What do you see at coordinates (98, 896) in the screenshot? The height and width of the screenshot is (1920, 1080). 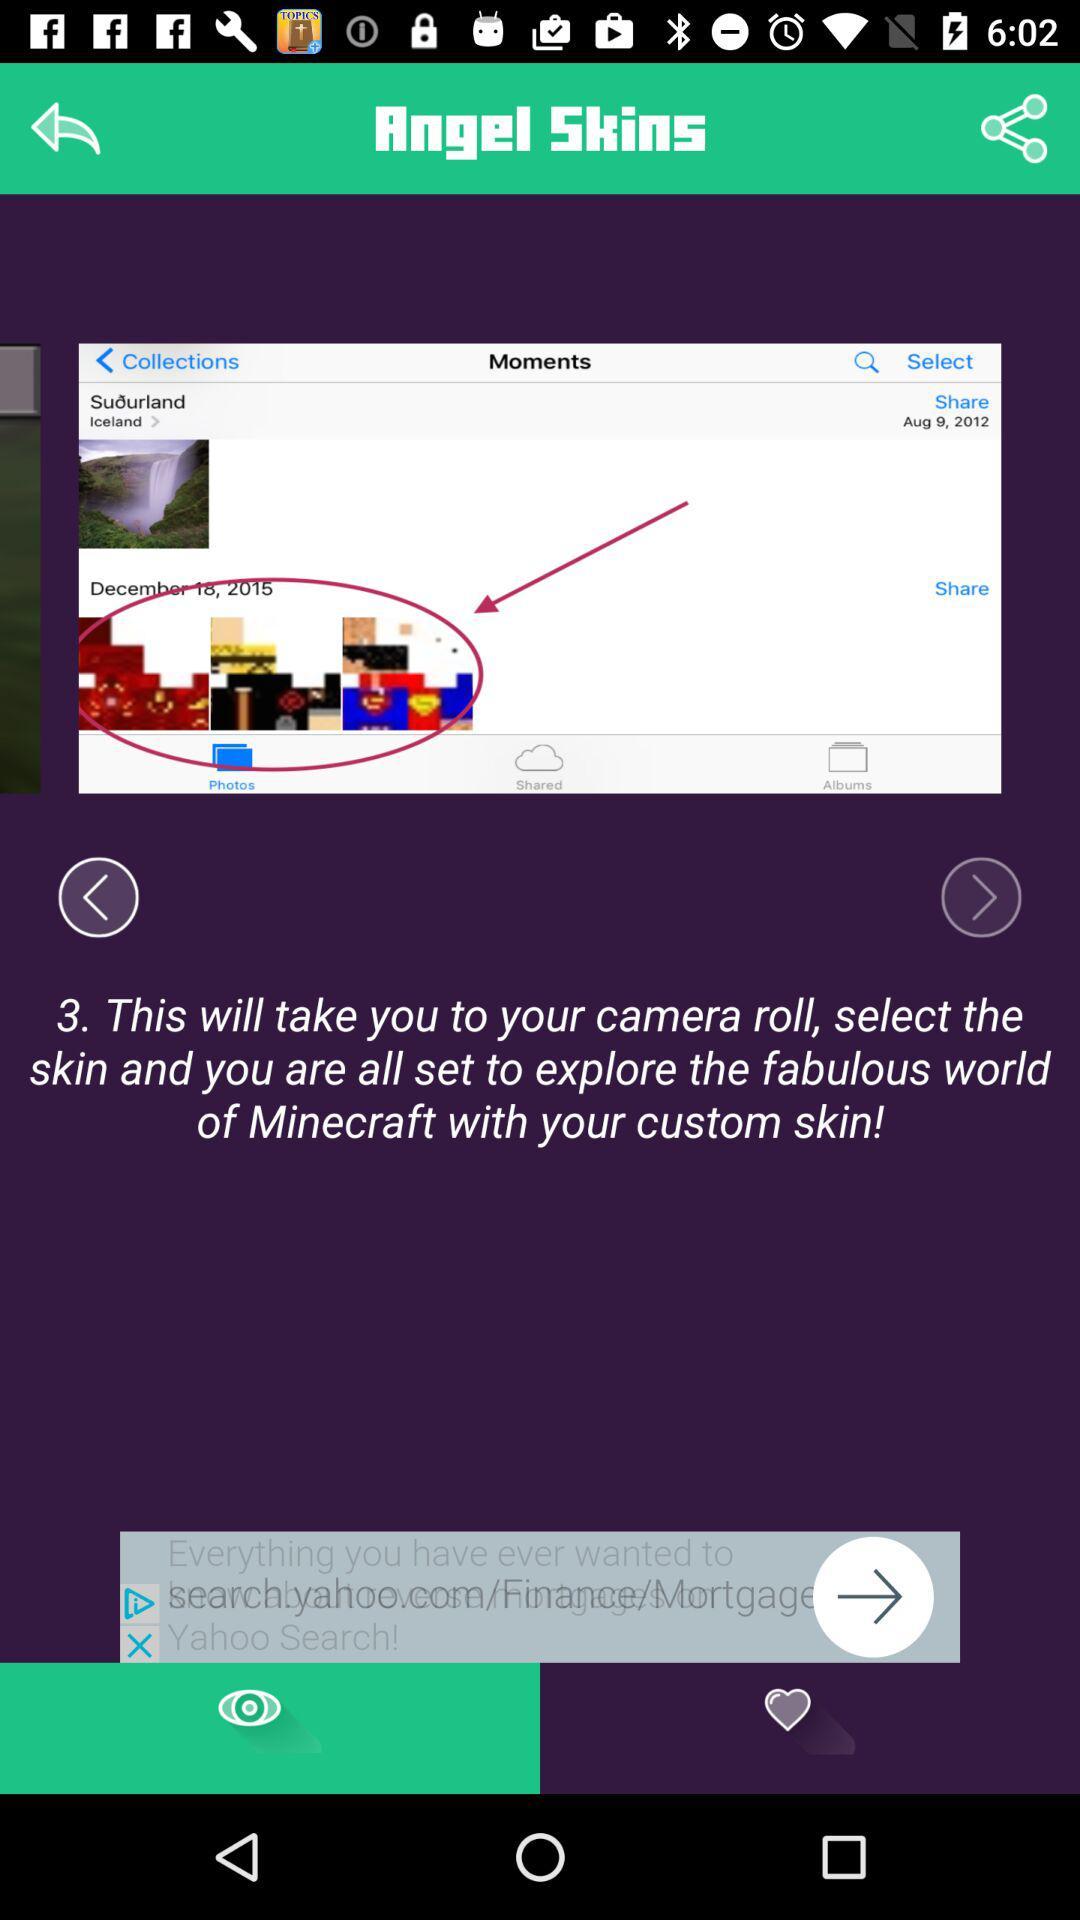 I see `go back` at bounding box center [98, 896].